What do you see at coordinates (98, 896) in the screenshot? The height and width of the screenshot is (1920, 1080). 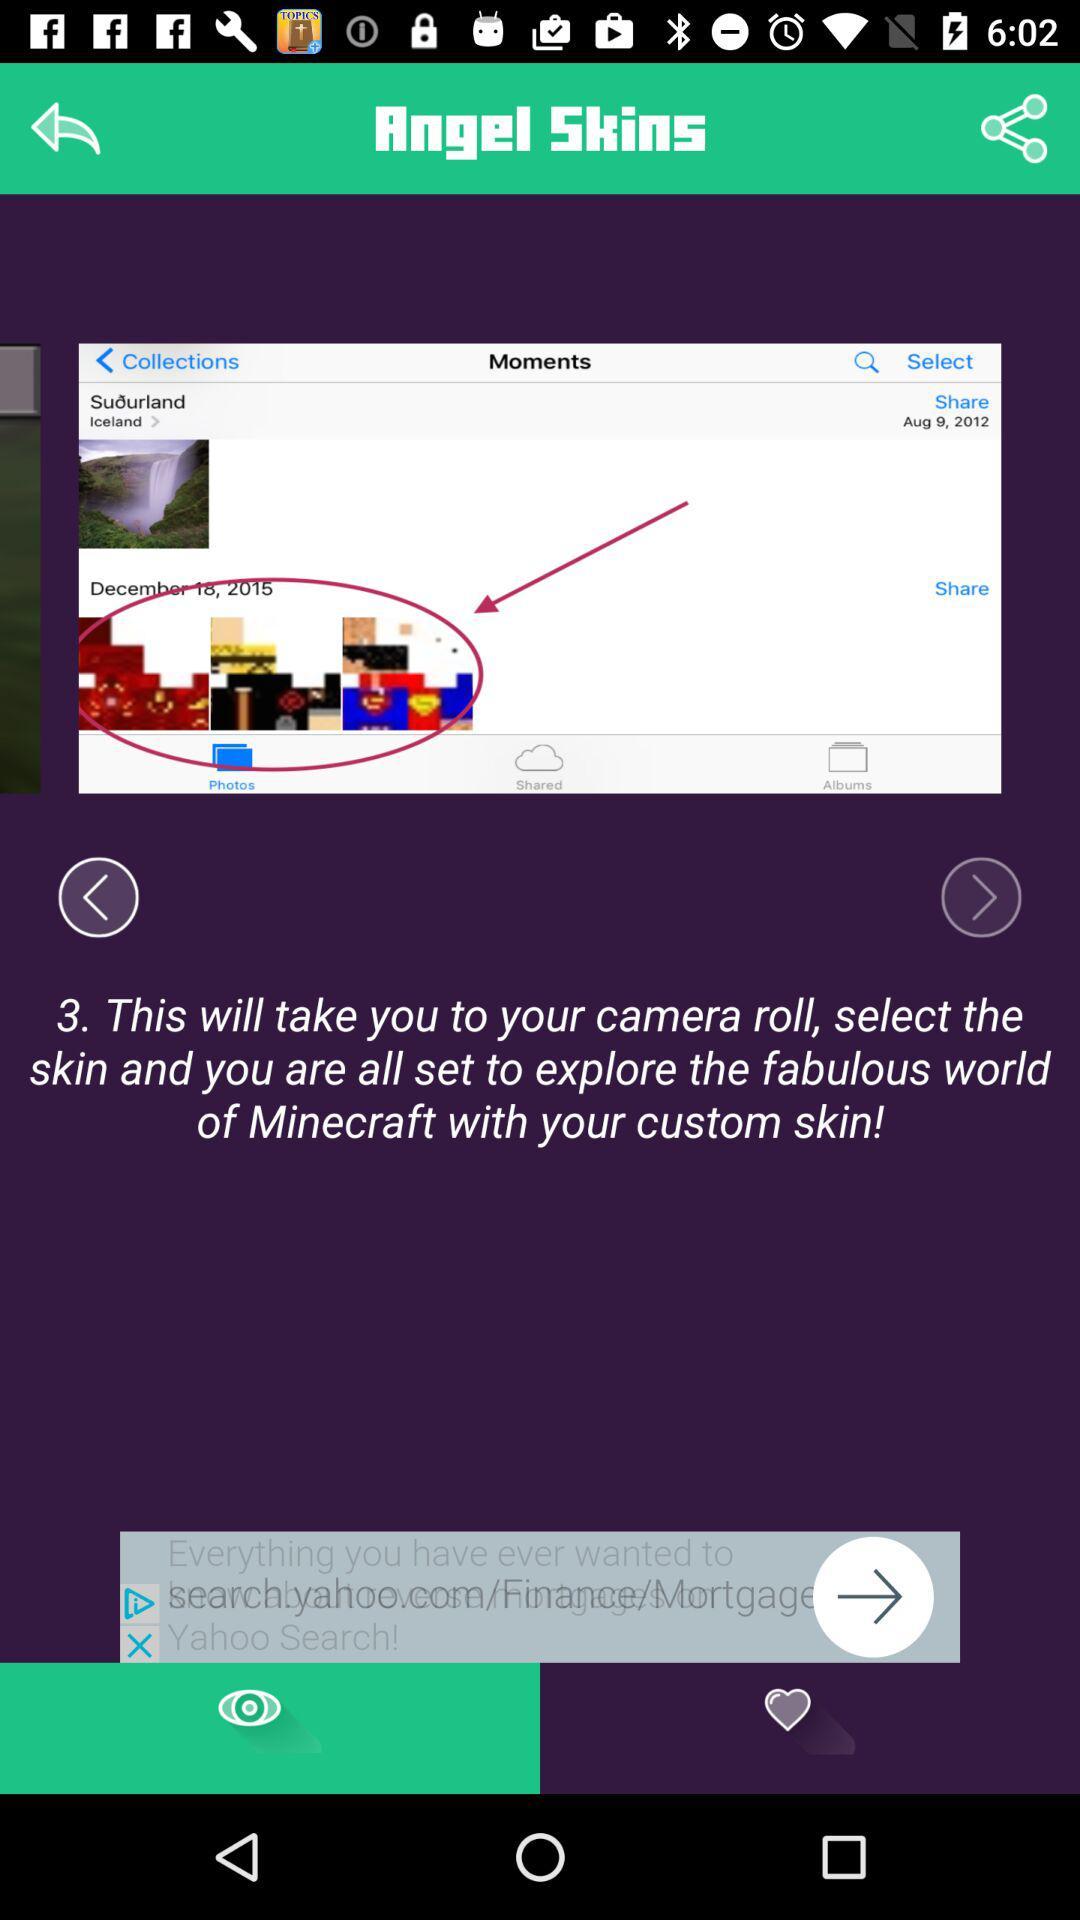 I see `go back` at bounding box center [98, 896].